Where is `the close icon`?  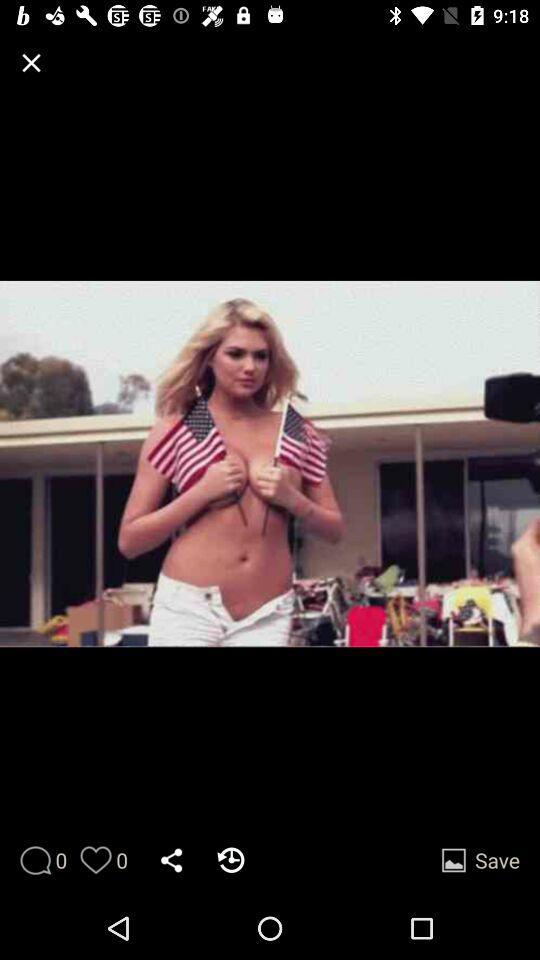 the close icon is located at coordinates (30, 62).